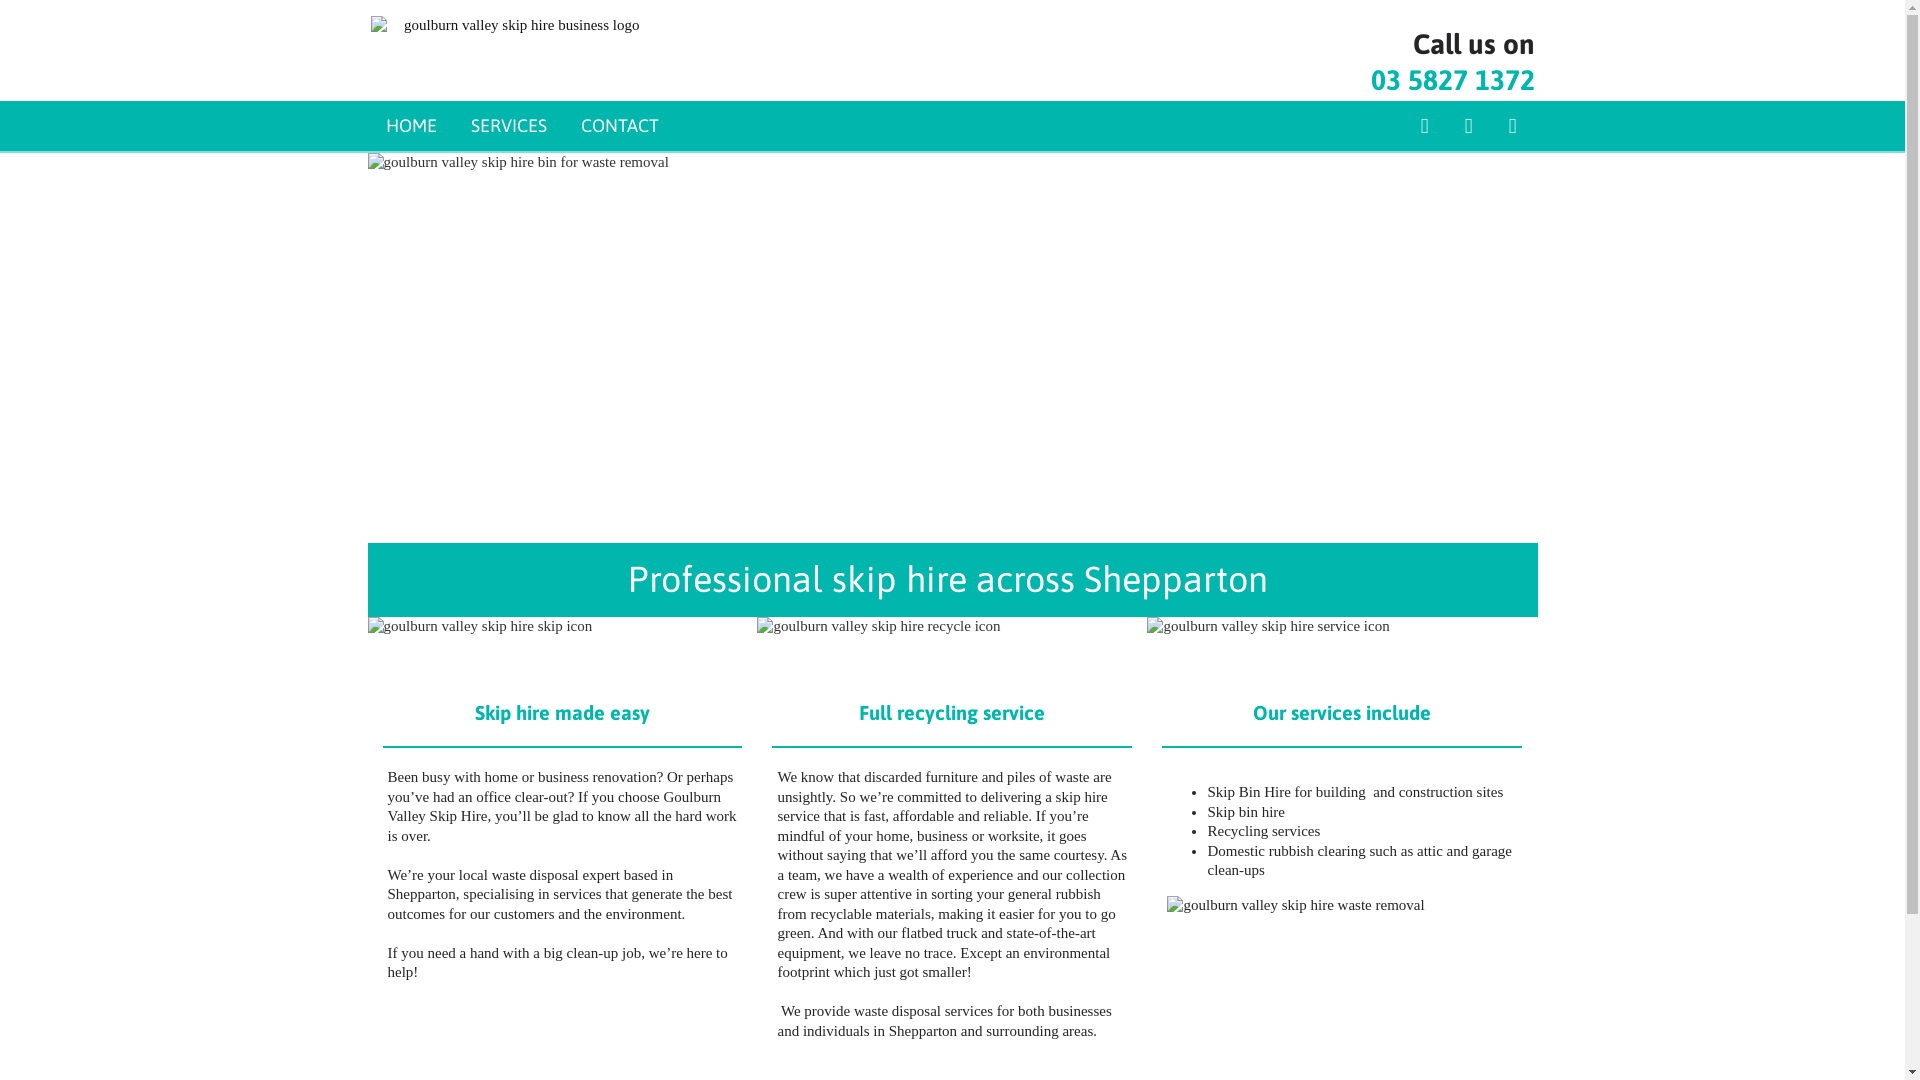  I want to click on 'goulburn valley skip hire recycle icon', so click(950, 644).